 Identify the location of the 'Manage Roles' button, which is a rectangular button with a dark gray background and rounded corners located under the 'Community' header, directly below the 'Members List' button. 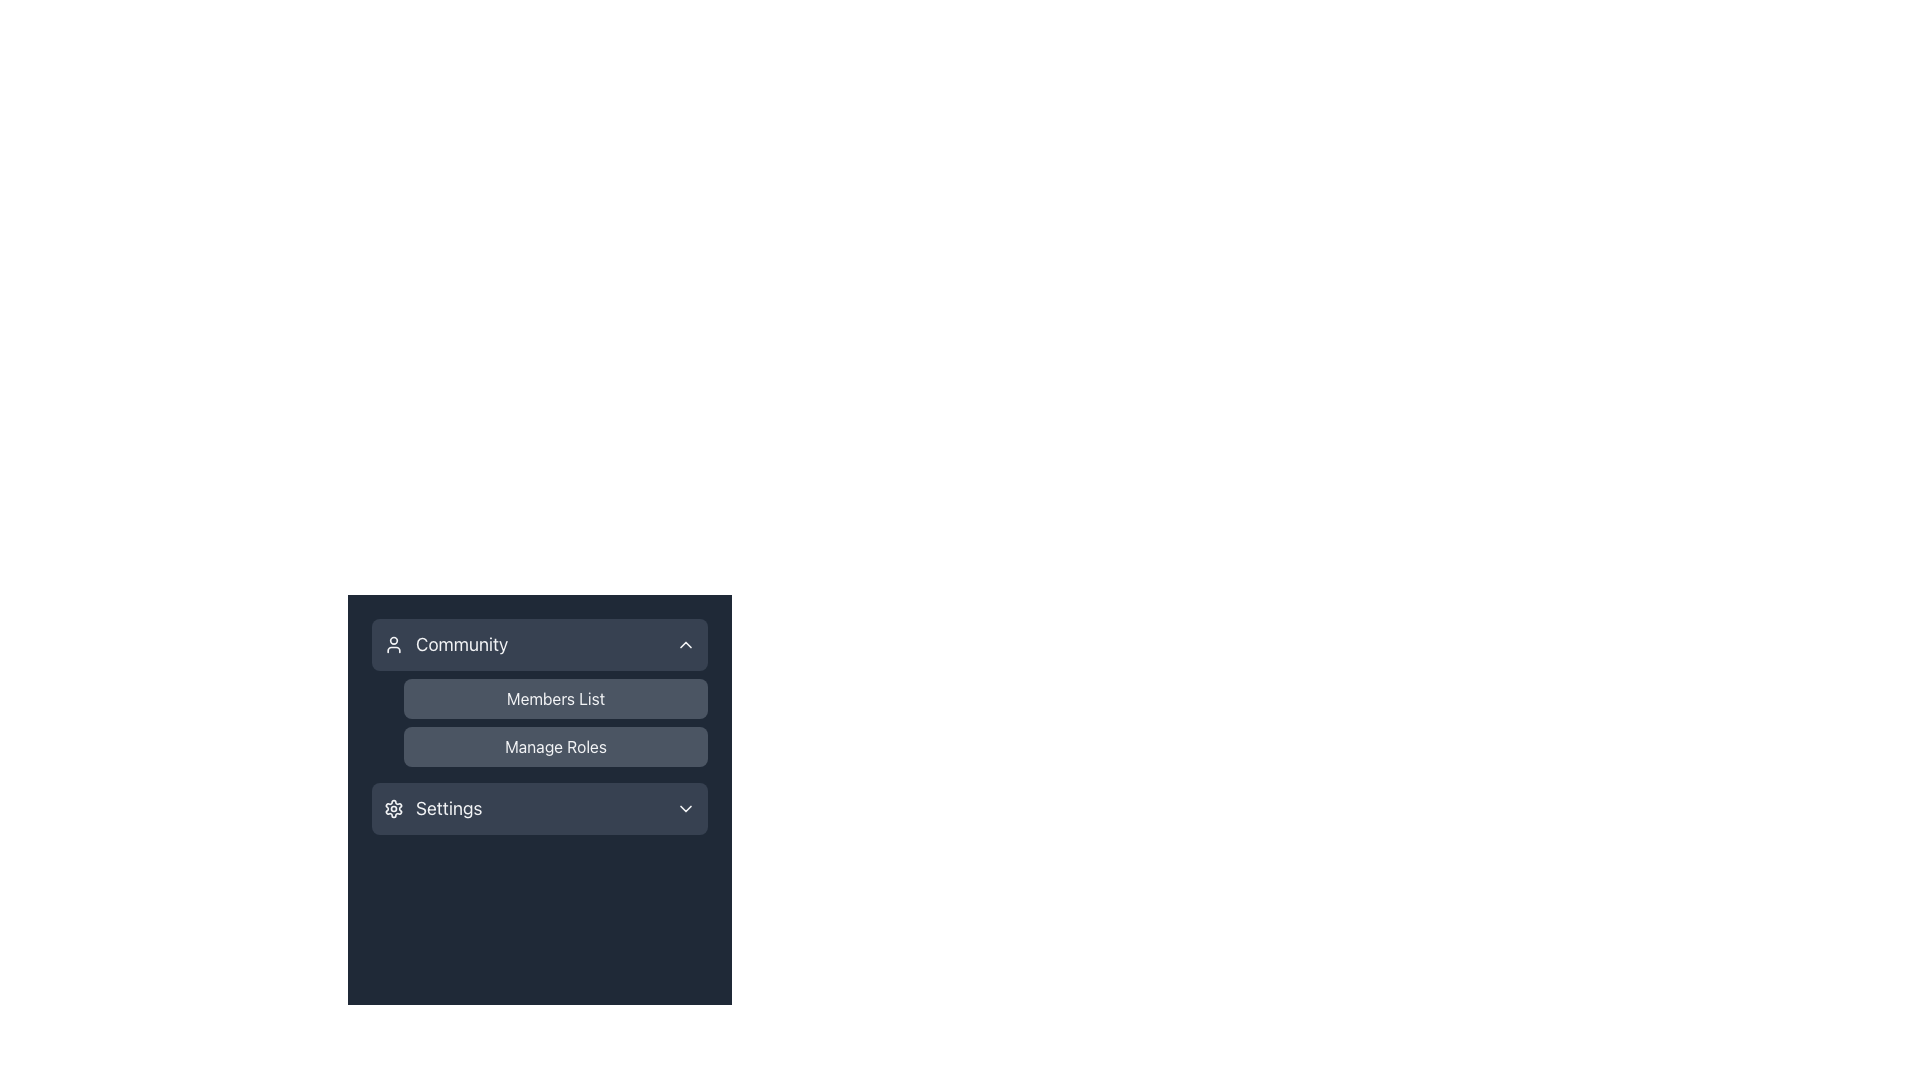
(556, 747).